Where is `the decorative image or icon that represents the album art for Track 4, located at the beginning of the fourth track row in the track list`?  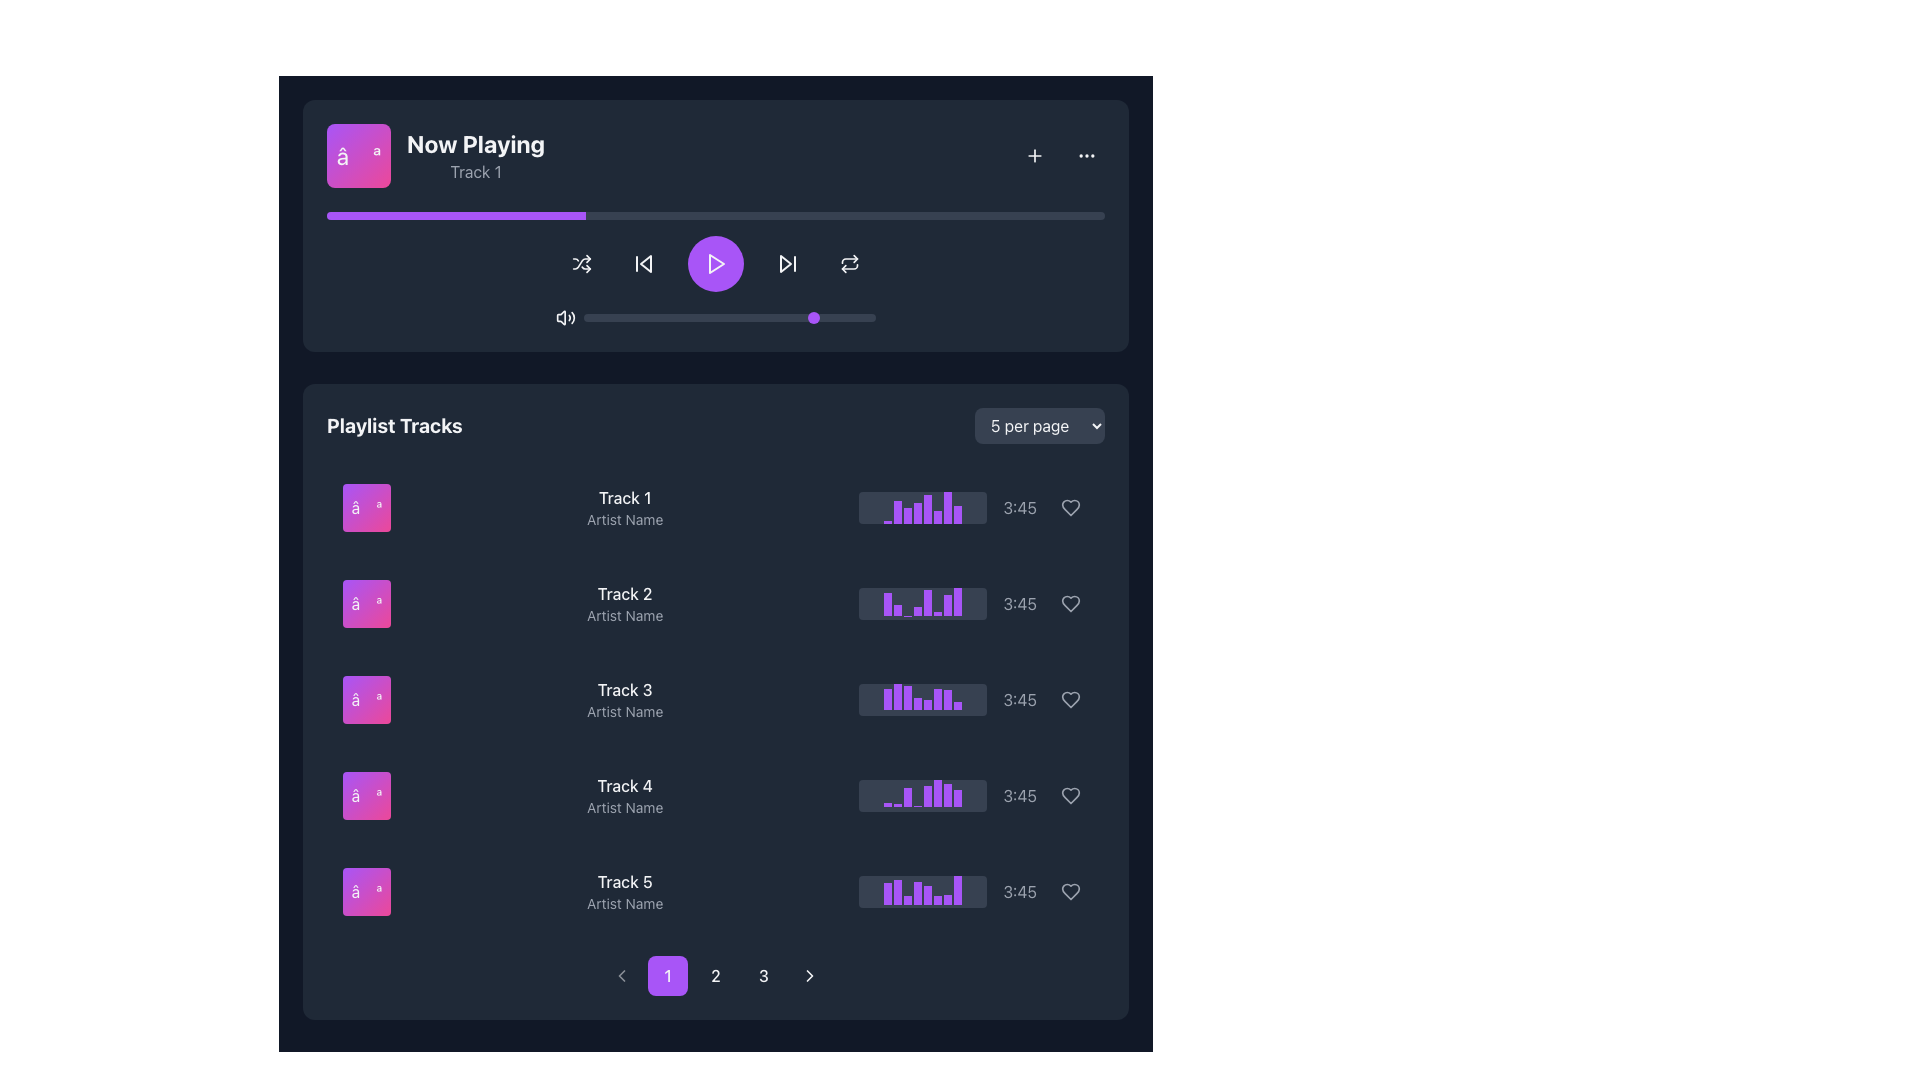
the decorative image or icon that represents the album art for Track 4, located at the beginning of the fourth track row in the track list is located at coordinates (366, 794).